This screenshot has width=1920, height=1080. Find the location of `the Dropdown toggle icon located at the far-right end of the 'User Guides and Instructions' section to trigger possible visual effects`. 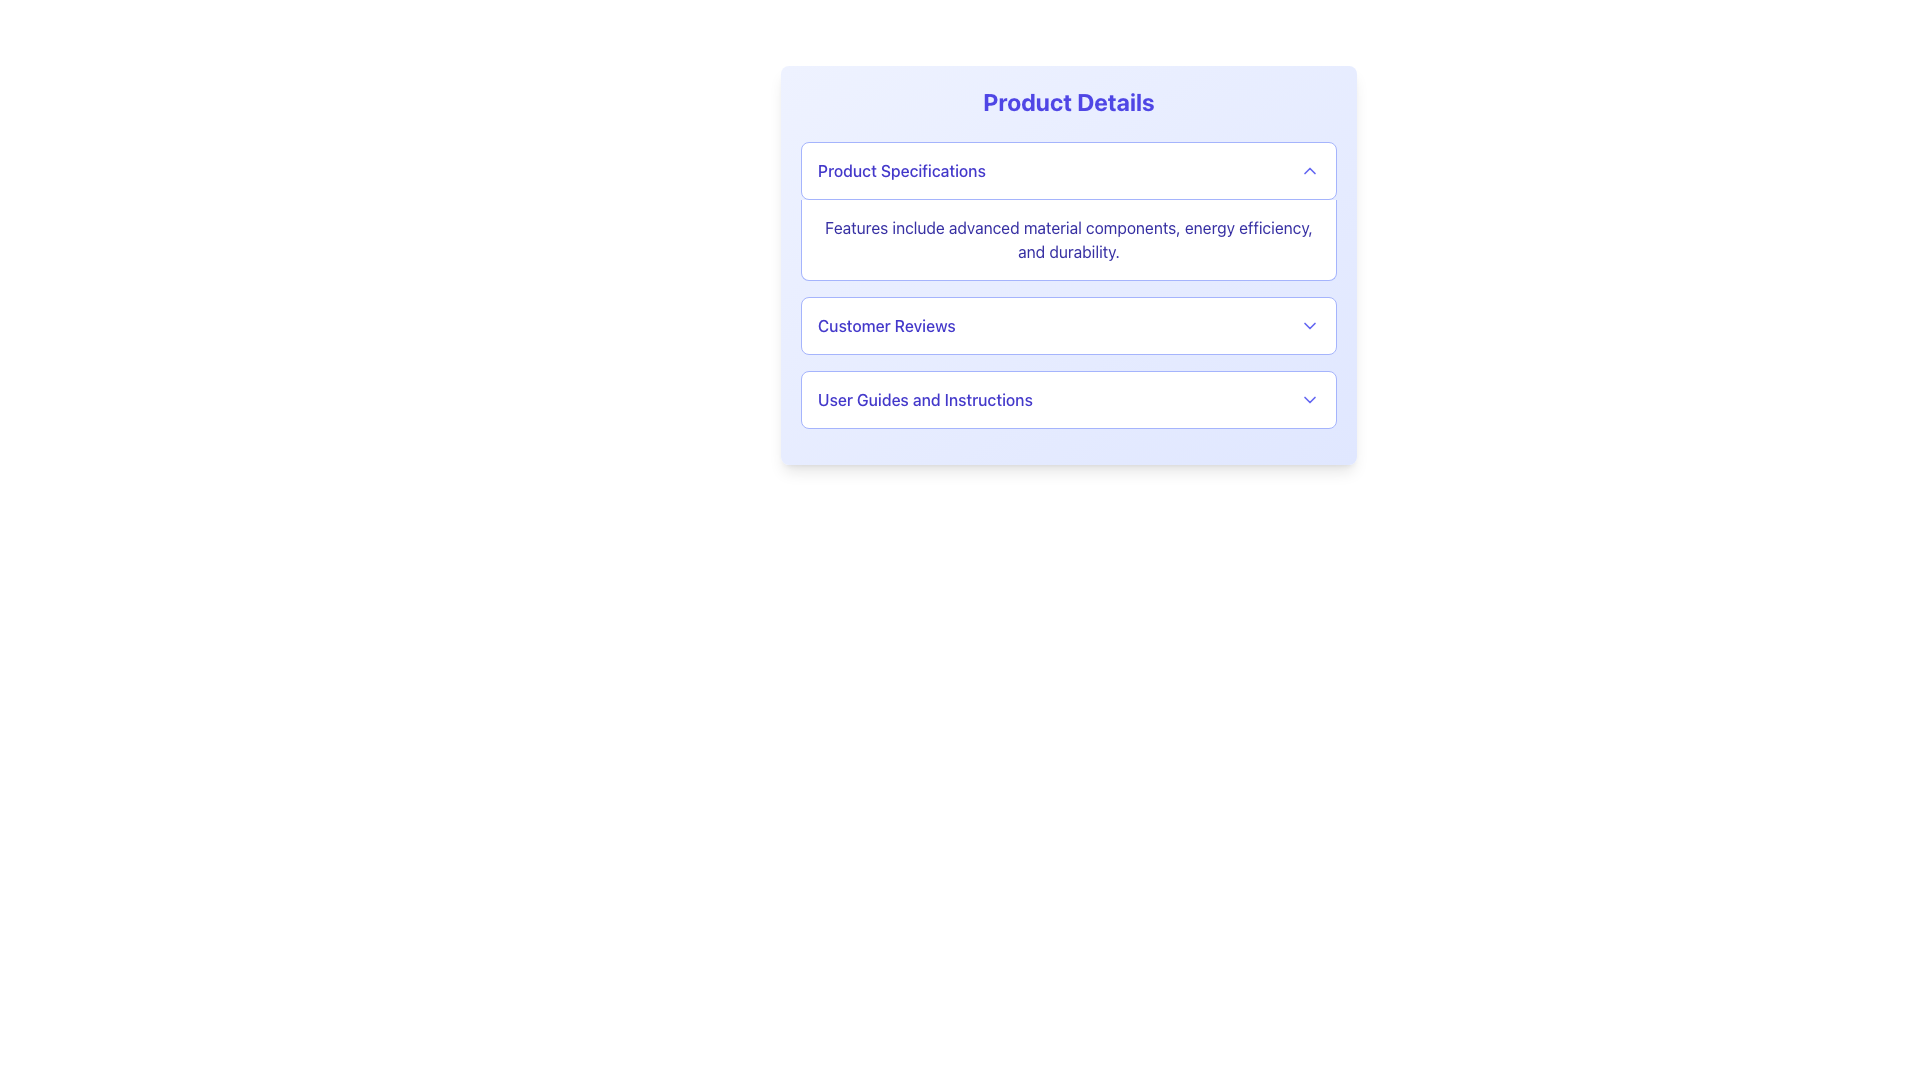

the Dropdown toggle icon located at the far-right end of the 'User Guides and Instructions' section to trigger possible visual effects is located at coordinates (1310, 400).